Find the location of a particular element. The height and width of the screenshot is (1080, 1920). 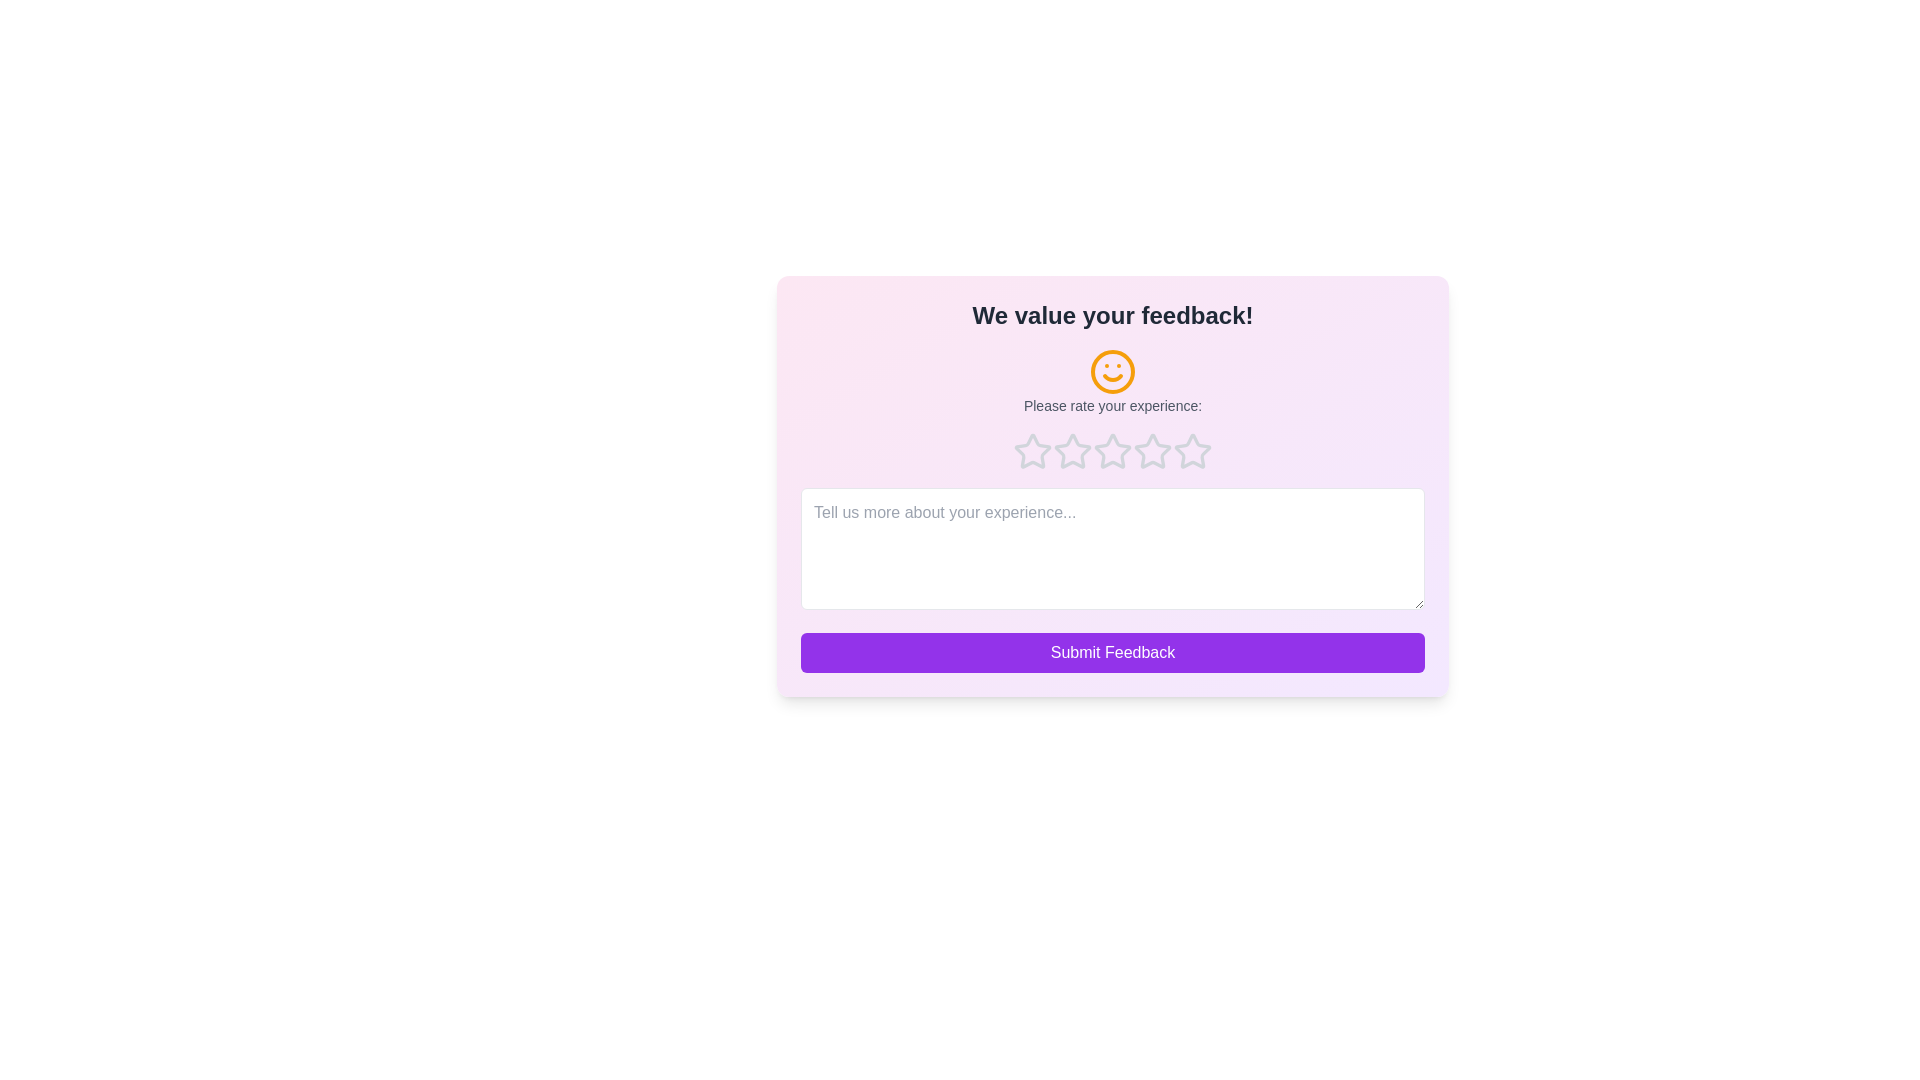

the Header text that reads 'We value your feedback!', which is styled in bold and large font, centrally aligned, and positioned at the top of a card-like structure with a gradient background is located at coordinates (1112, 315).